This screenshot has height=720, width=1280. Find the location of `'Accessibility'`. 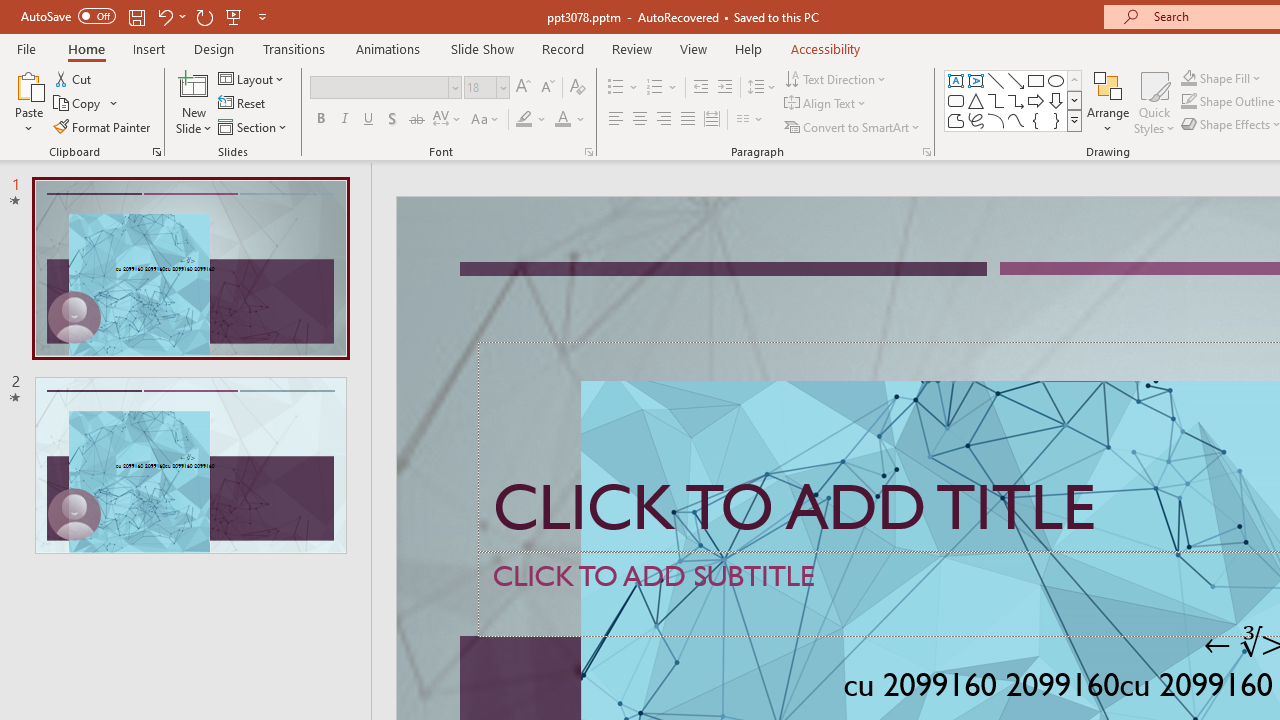

'Accessibility' is located at coordinates (826, 48).